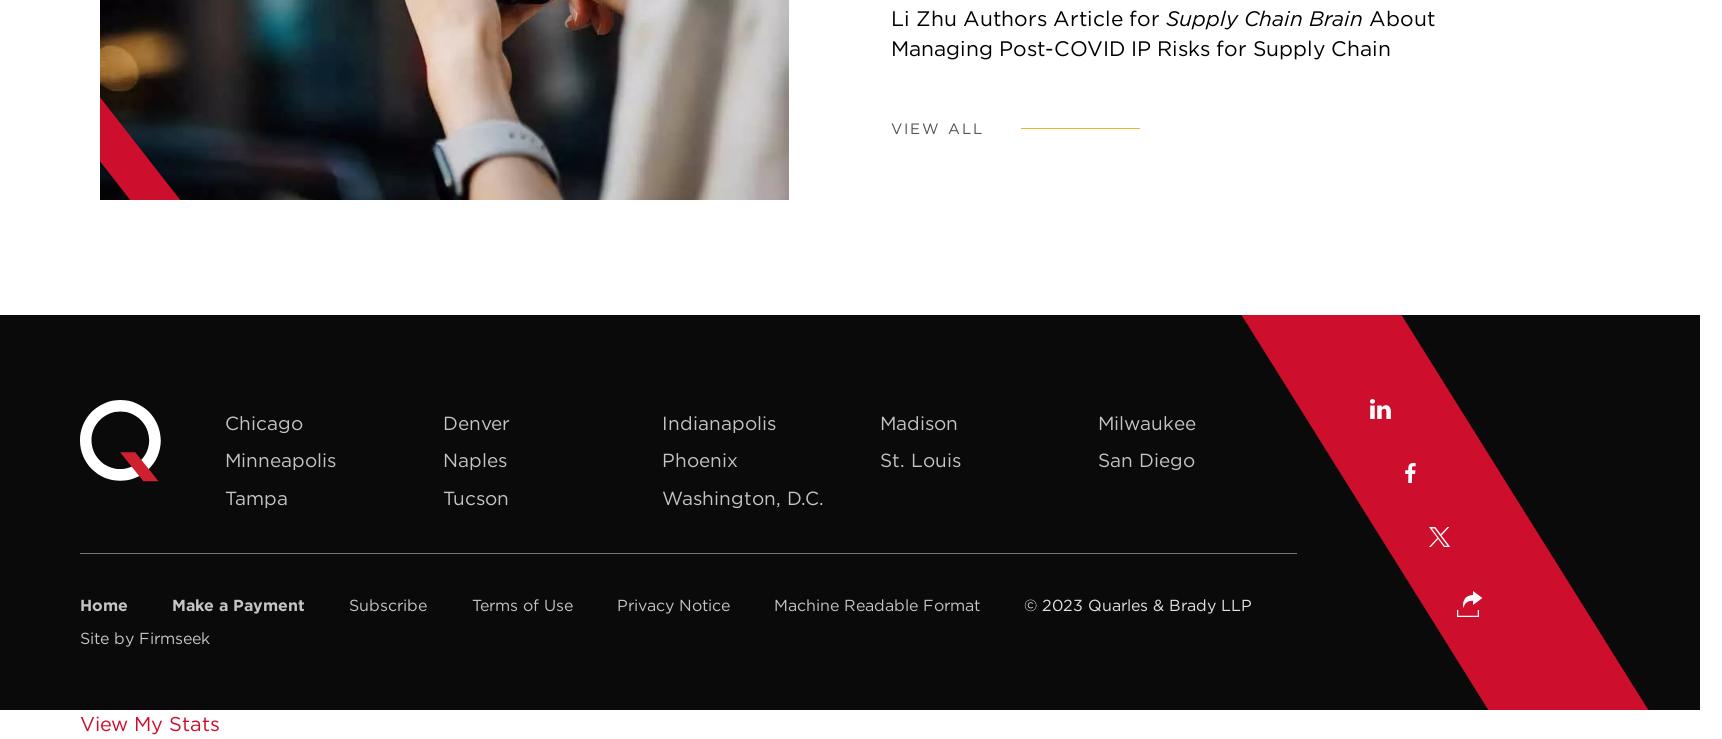 The width and height of the screenshot is (1722, 739). What do you see at coordinates (1147, 420) in the screenshot?
I see `'Milwaukee'` at bounding box center [1147, 420].